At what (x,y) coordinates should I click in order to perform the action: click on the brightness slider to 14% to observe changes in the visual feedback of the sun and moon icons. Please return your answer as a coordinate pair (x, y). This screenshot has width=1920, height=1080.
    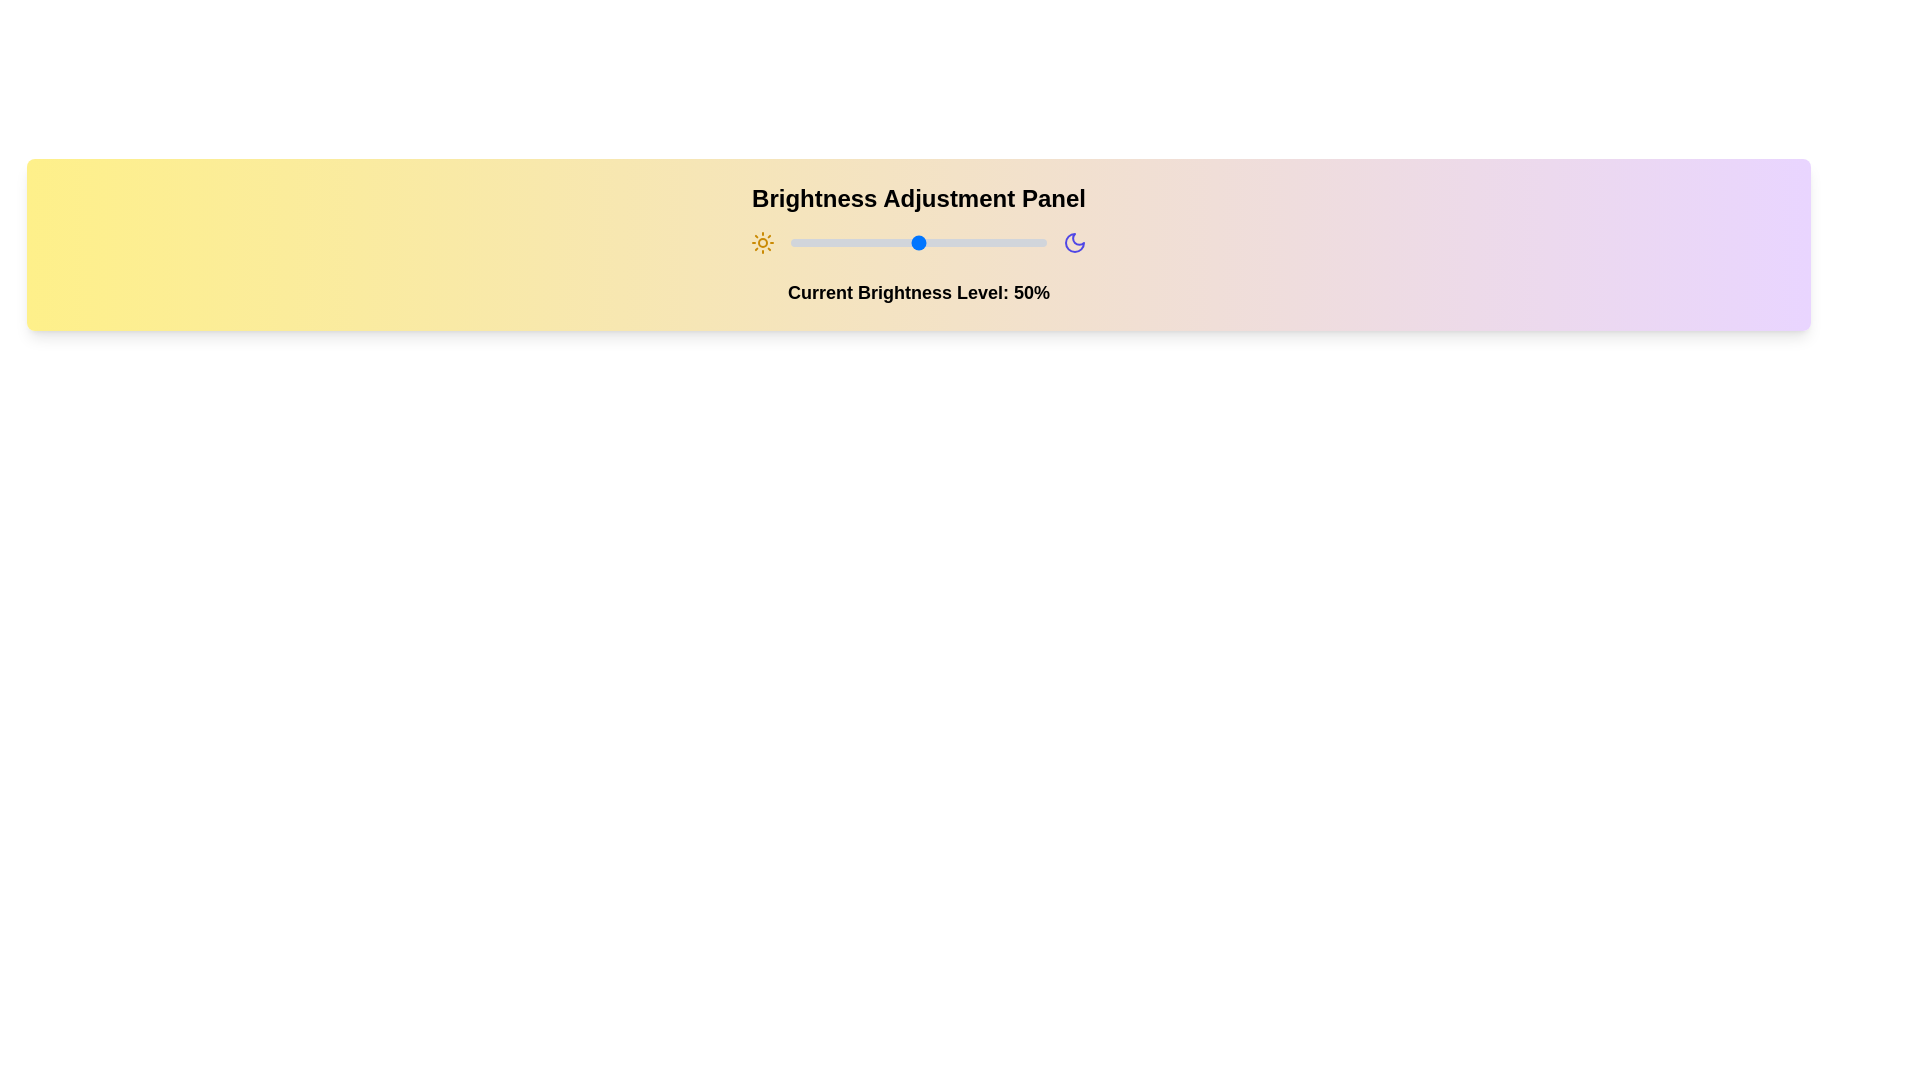
    Looking at the image, I should click on (826, 242).